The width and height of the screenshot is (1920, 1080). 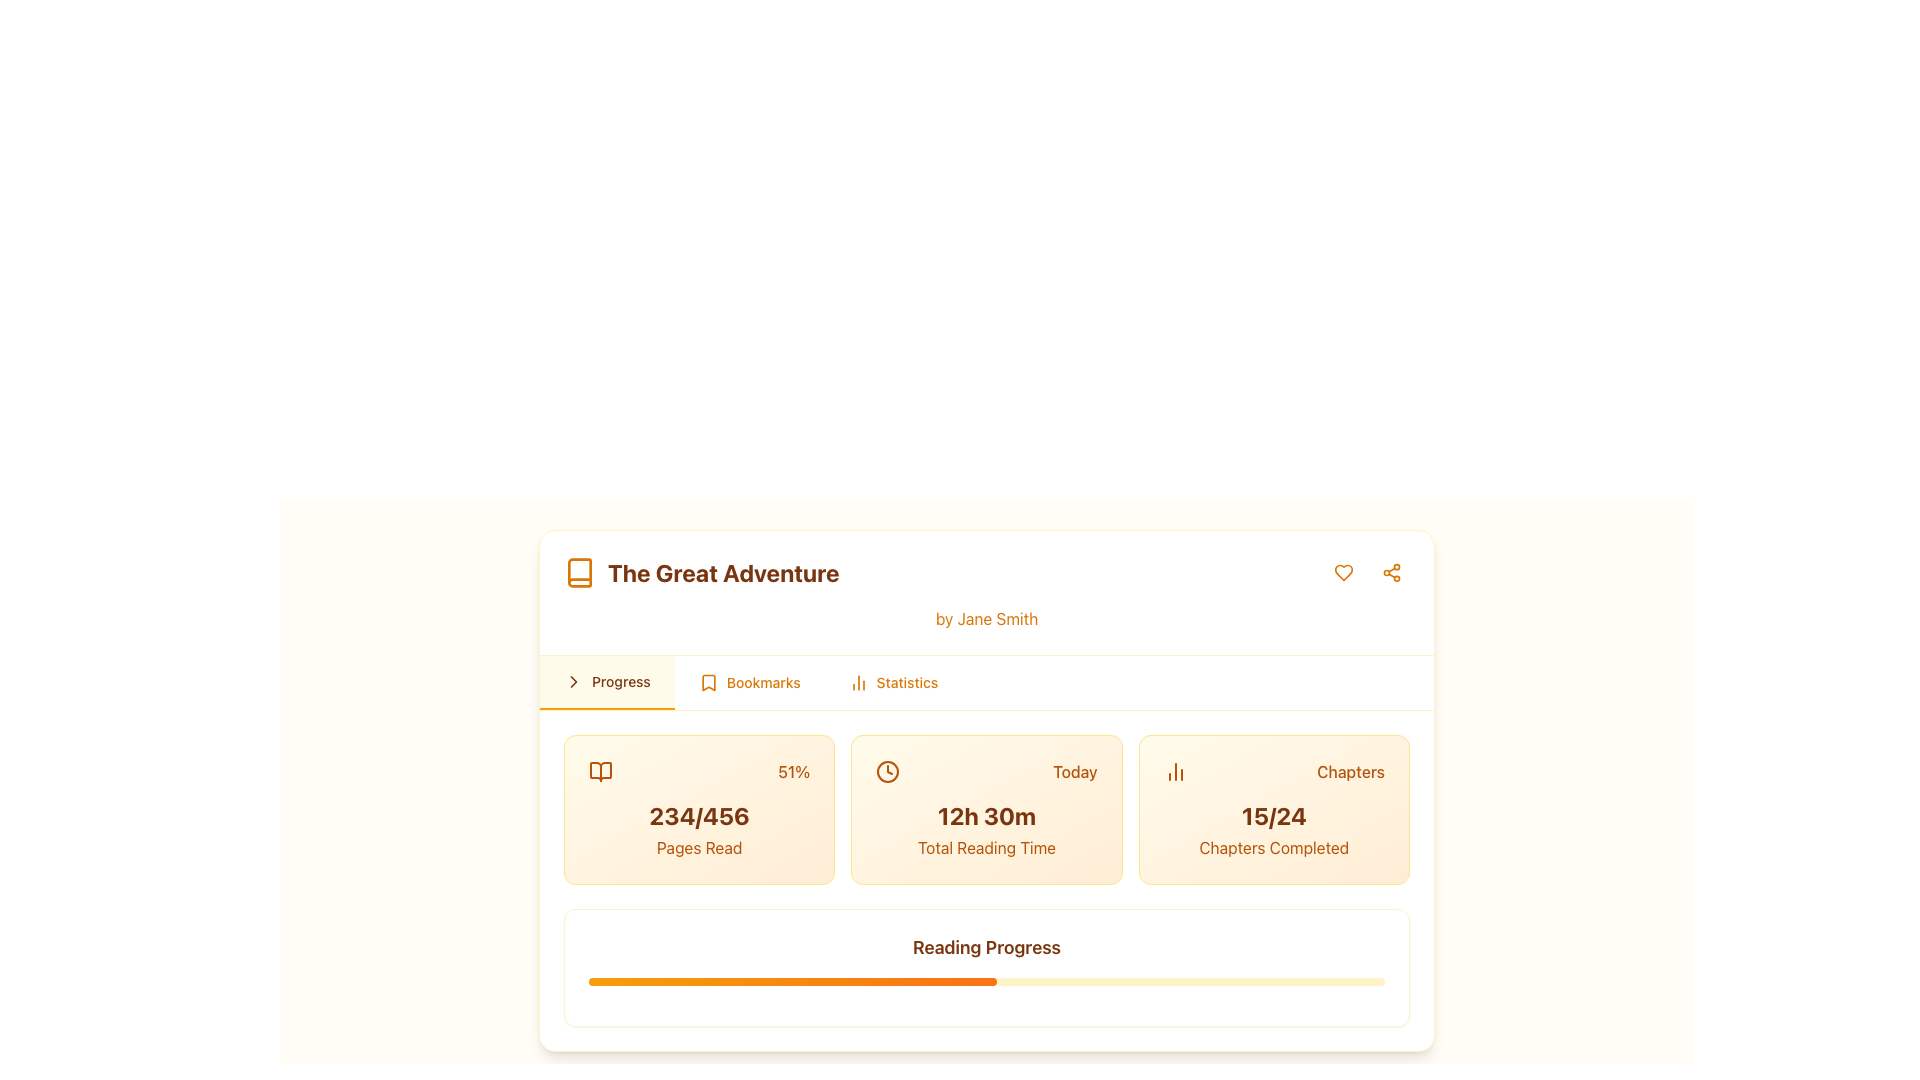 I want to click on text content of the amber-colored label displaying 'by Jane Smith', located directly below the title 'The Great Adventure', so click(x=987, y=617).